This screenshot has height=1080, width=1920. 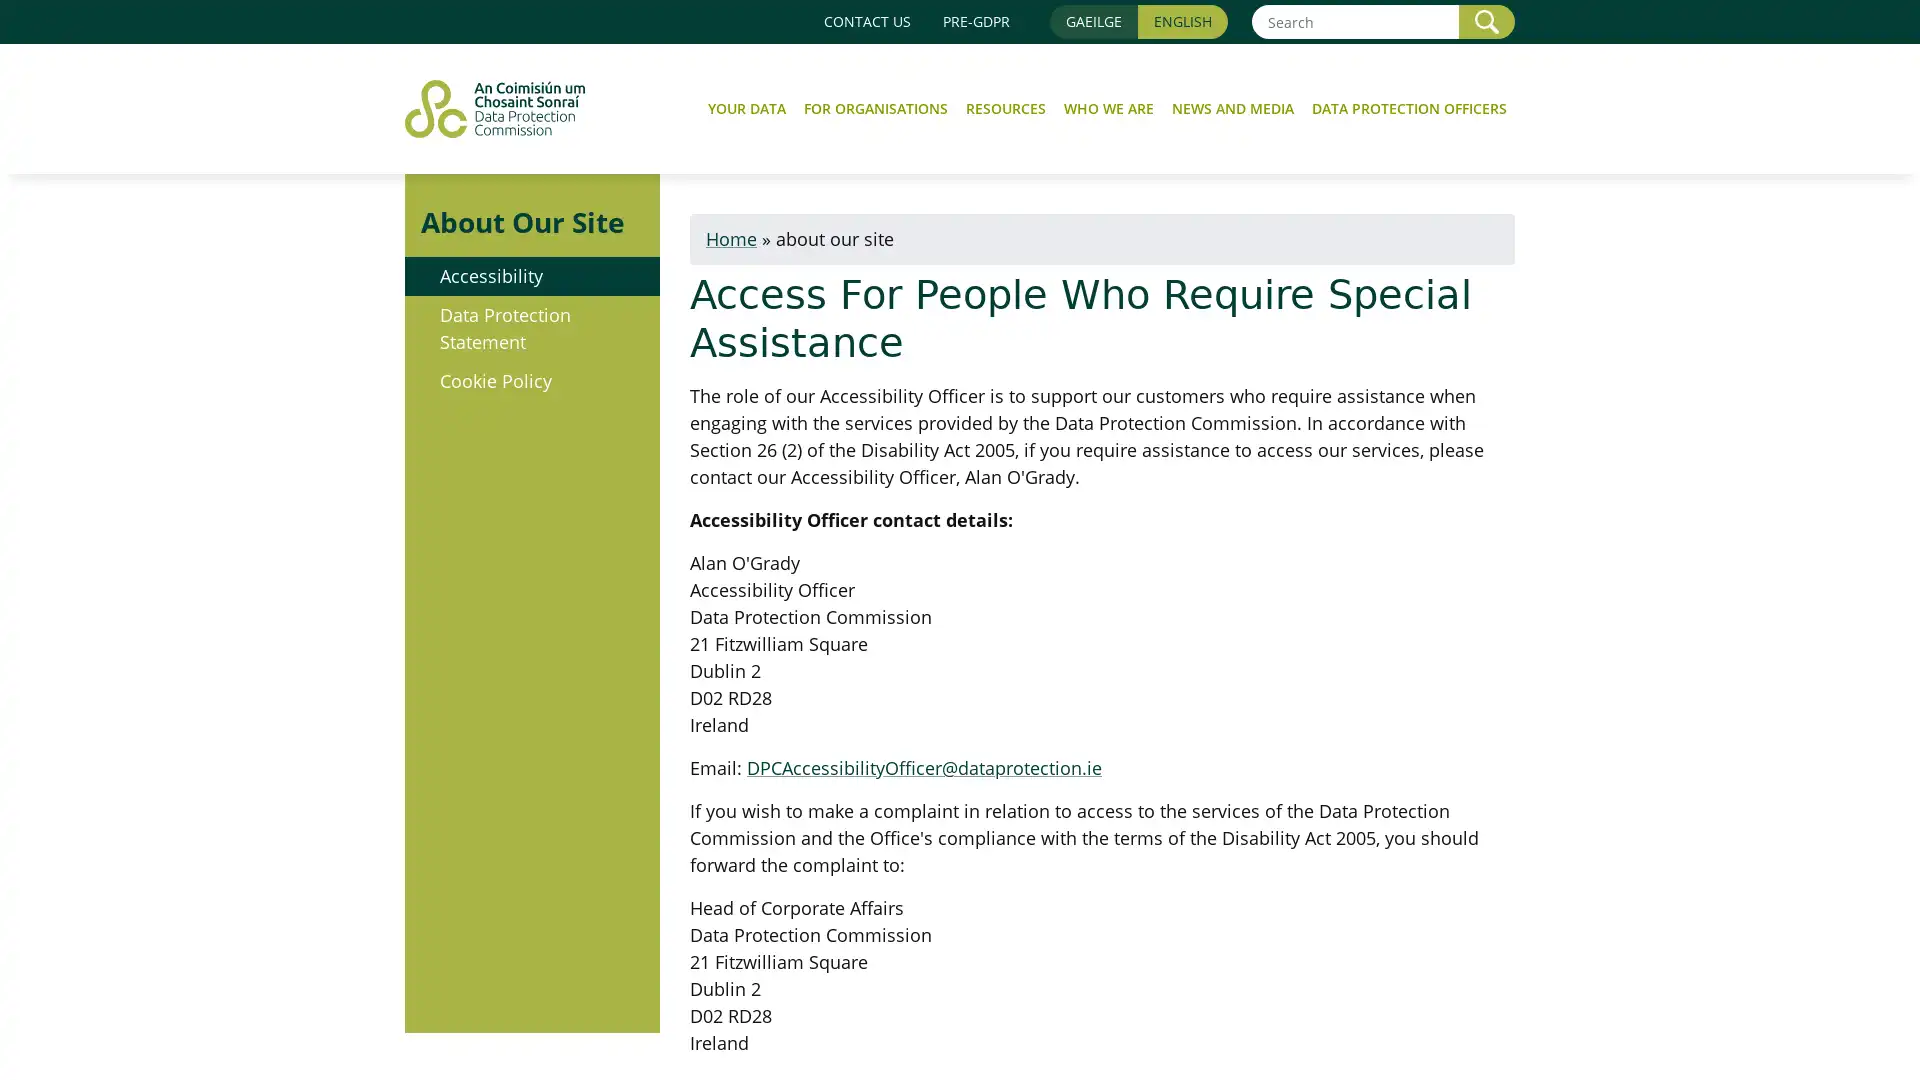 I want to click on Search SEARCH, so click(x=1487, y=21).